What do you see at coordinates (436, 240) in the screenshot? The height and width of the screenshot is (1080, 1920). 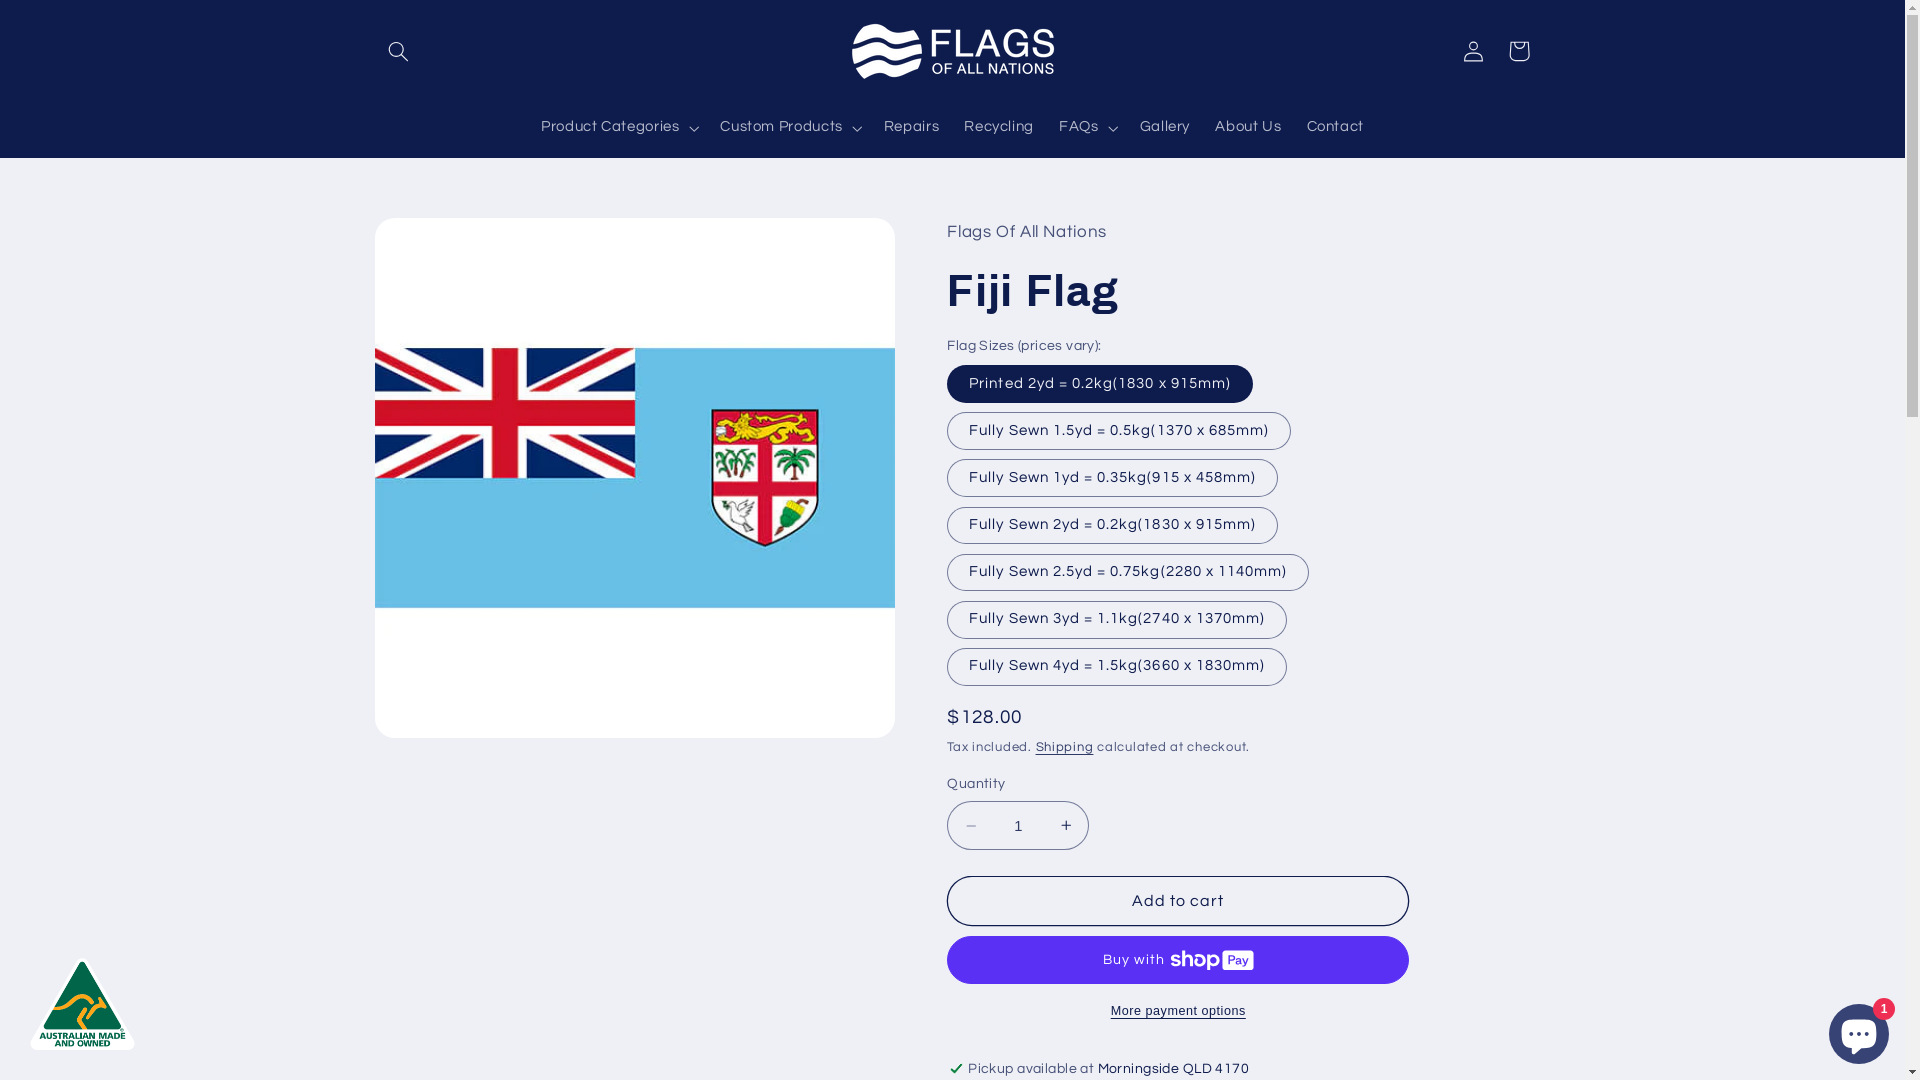 I see `'Skip to product information'` at bounding box center [436, 240].